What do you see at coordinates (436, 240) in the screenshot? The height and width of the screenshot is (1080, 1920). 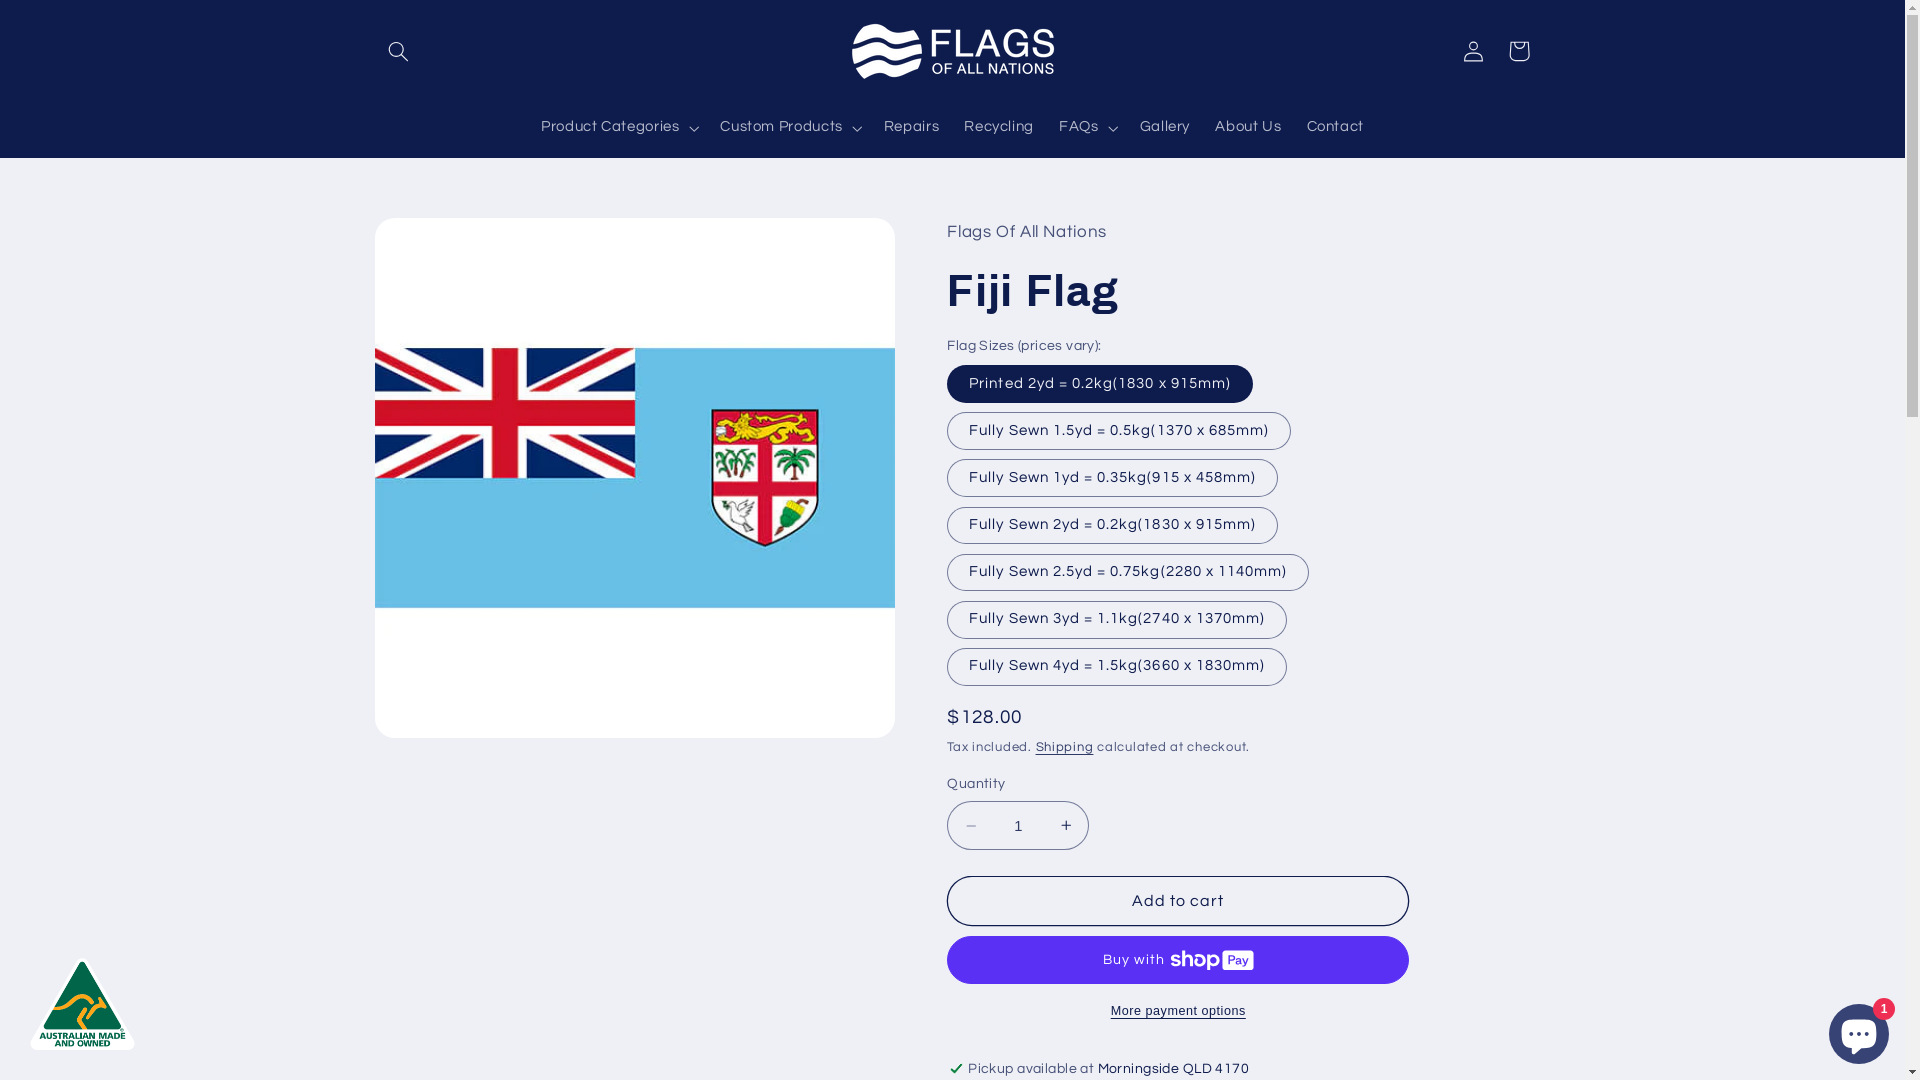 I see `'Skip to product information'` at bounding box center [436, 240].